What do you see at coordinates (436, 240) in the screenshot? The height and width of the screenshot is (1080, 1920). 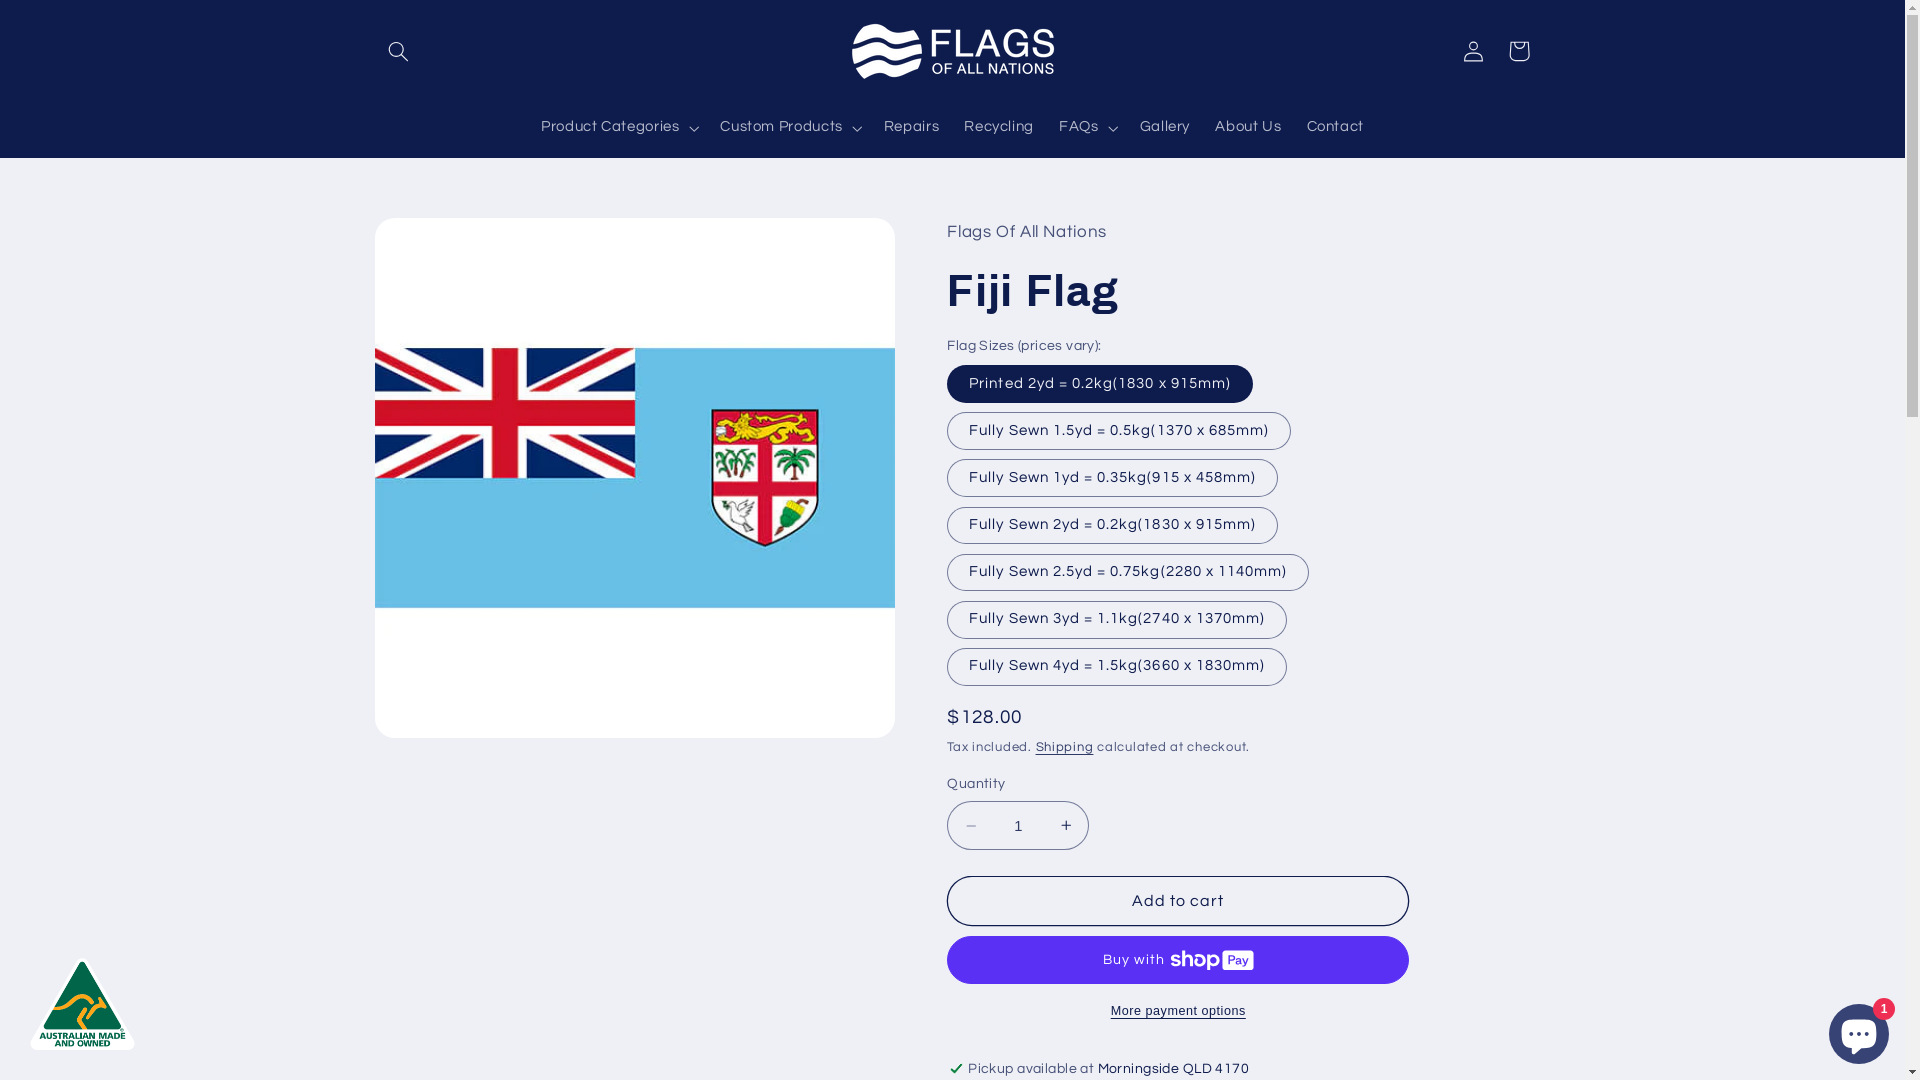 I see `'Skip to product information'` at bounding box center [436, 240].